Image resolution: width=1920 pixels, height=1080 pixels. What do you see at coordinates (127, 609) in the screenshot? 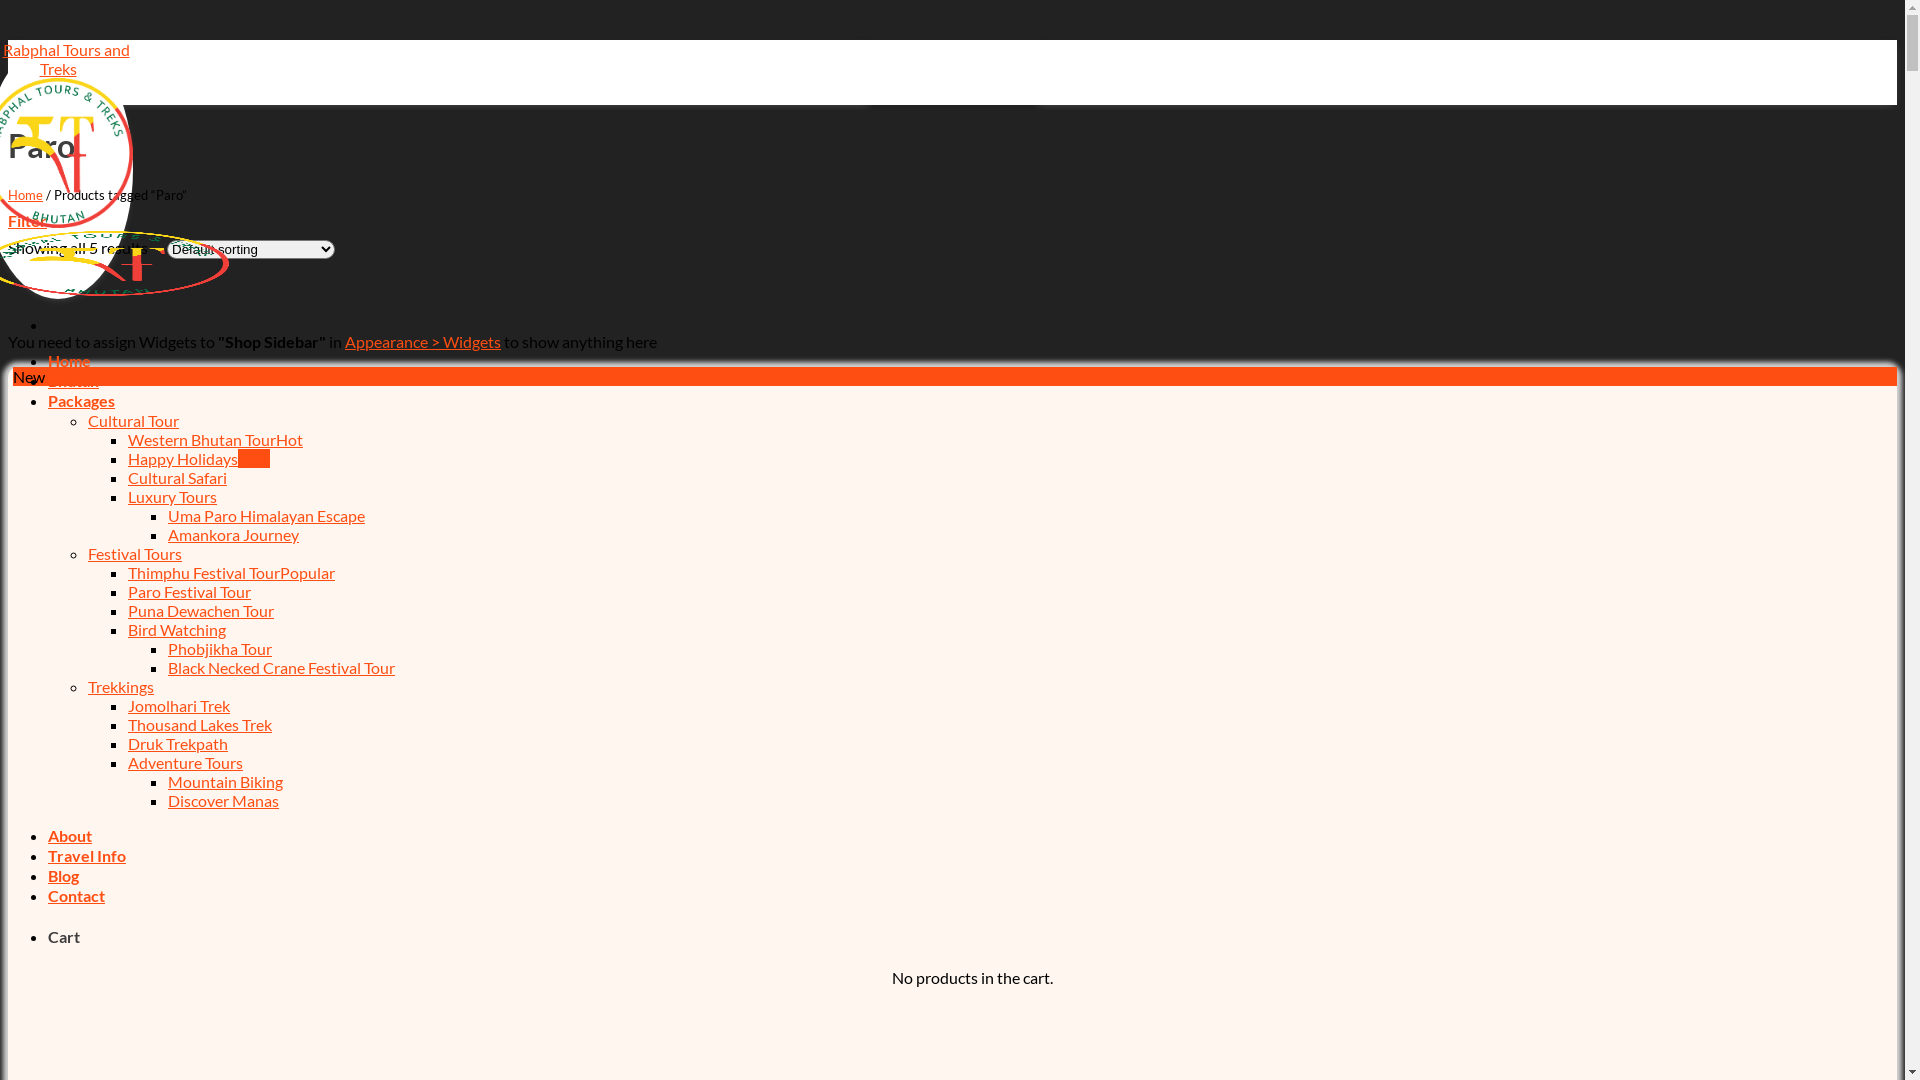
I see `'Puna Dewachen Tour'` at bounding box center [127, 609].